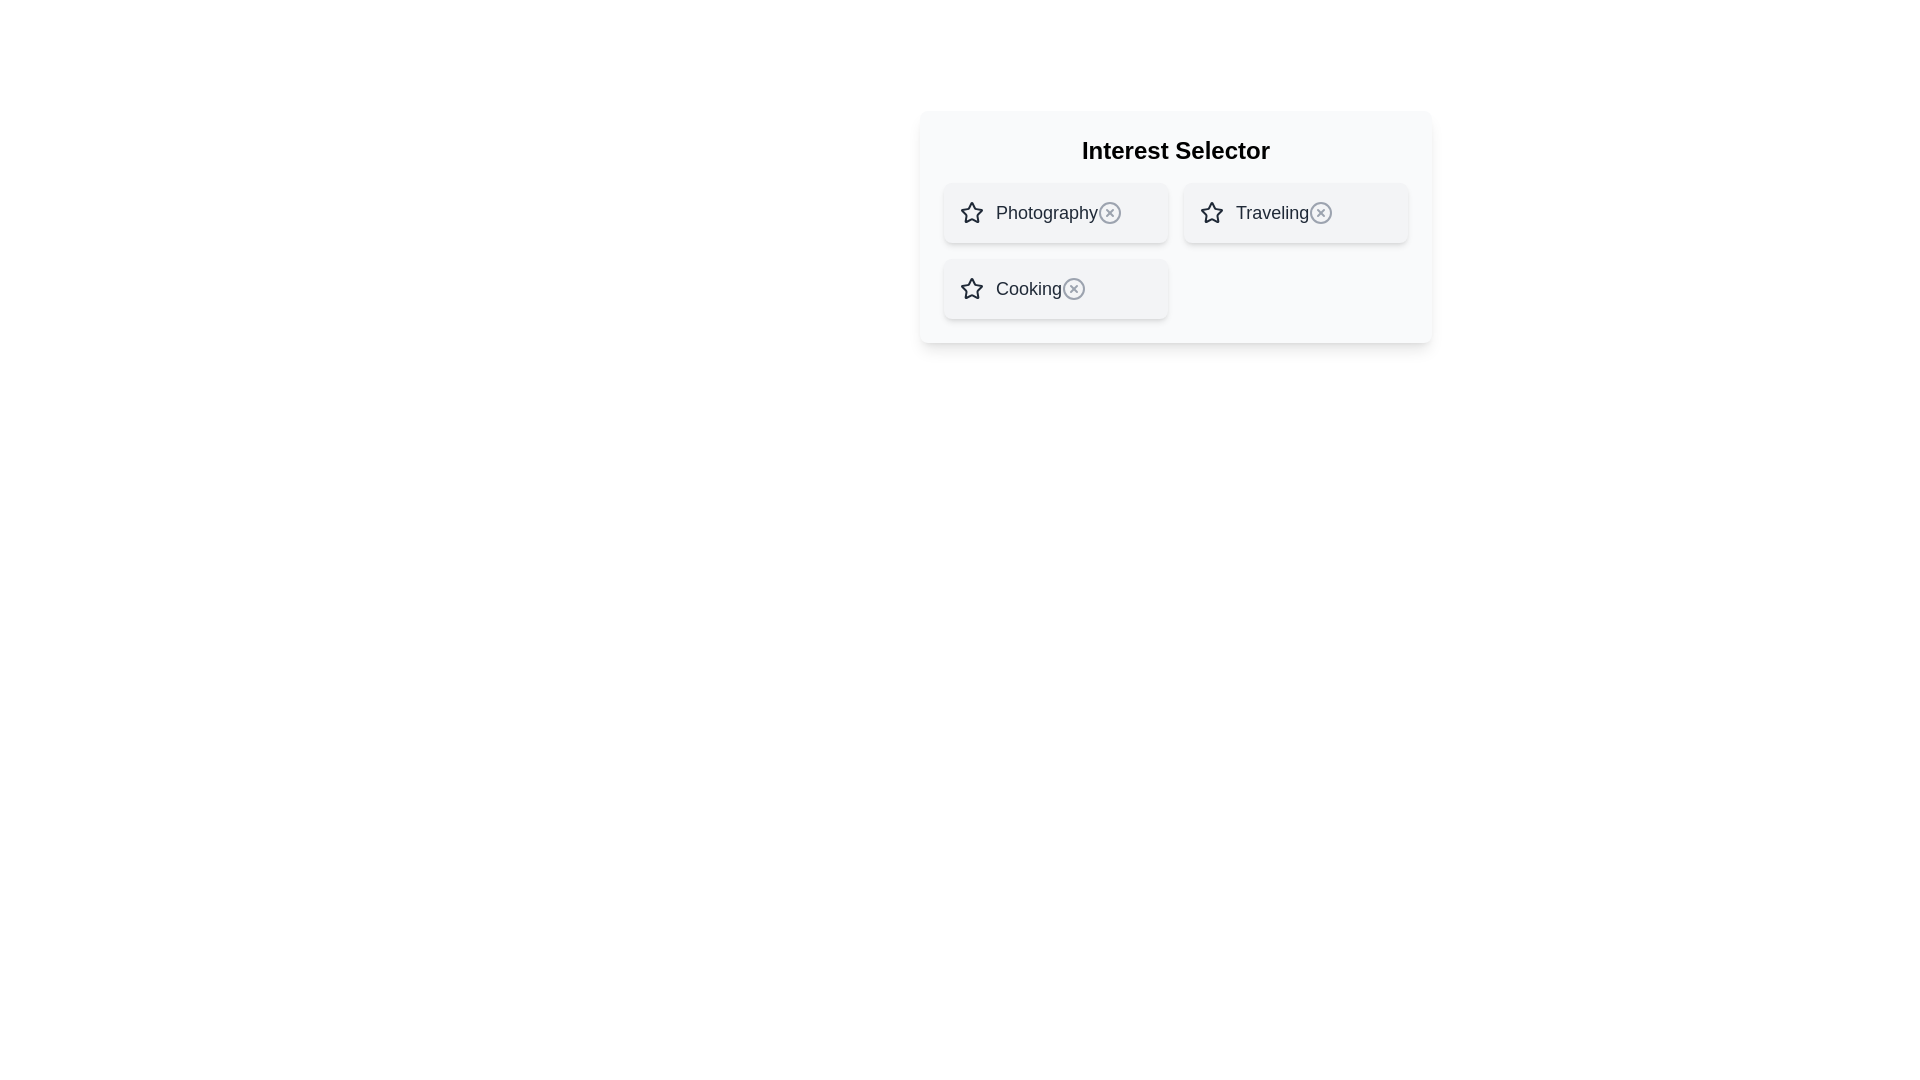 Image resolution: width=1920 pixels, height=1080 pixels. I want to click on the item Traveling, so click(1296, 212).